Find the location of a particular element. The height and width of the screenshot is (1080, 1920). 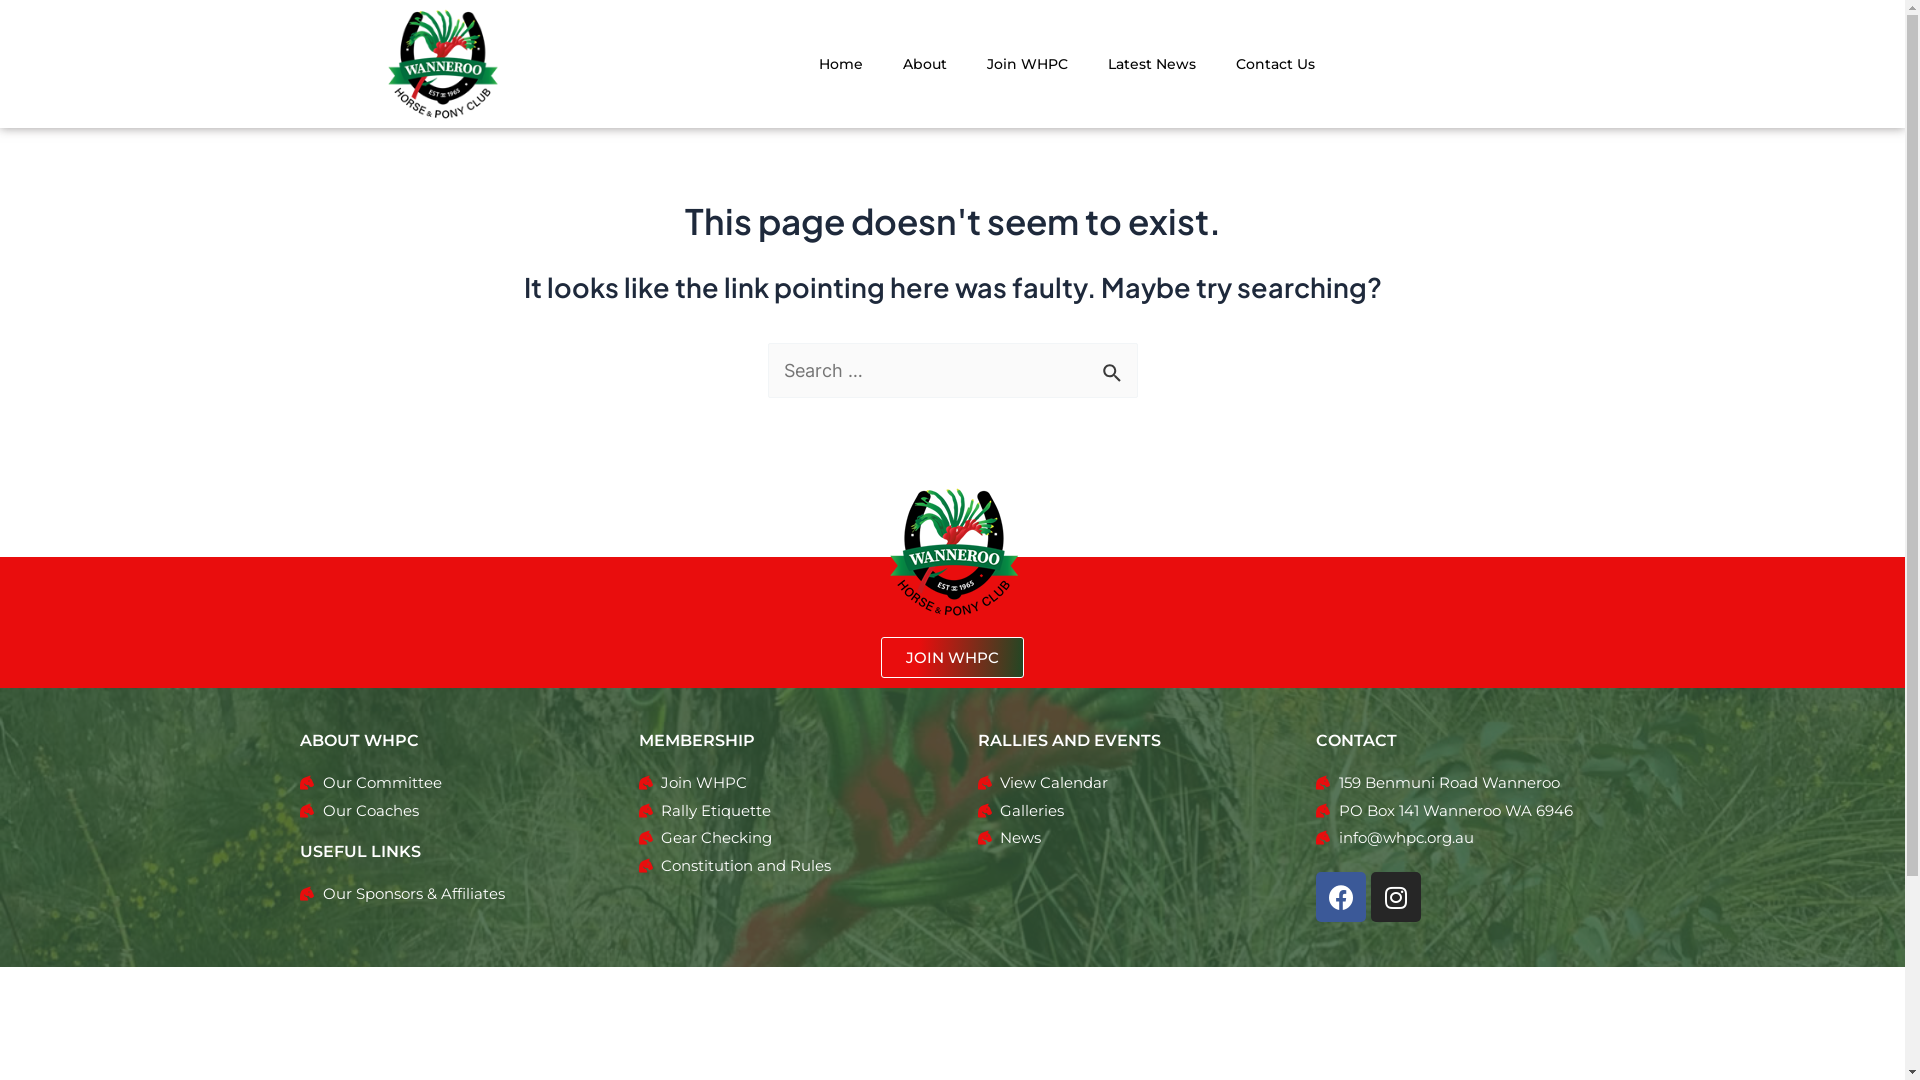

'JOIN WHPC' is located at coordinates (951, 657).